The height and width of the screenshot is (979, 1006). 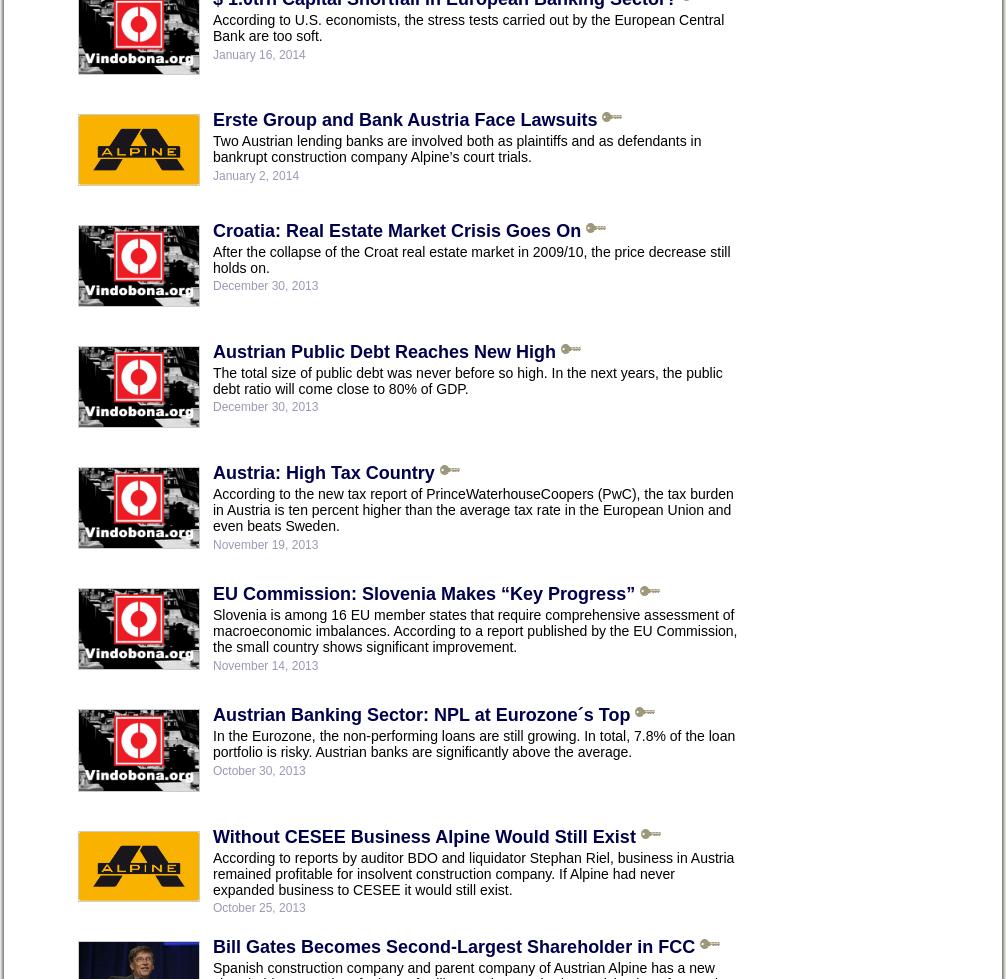 I want to click on 'Austria: High Tax Country', so click(x=322, y=472).